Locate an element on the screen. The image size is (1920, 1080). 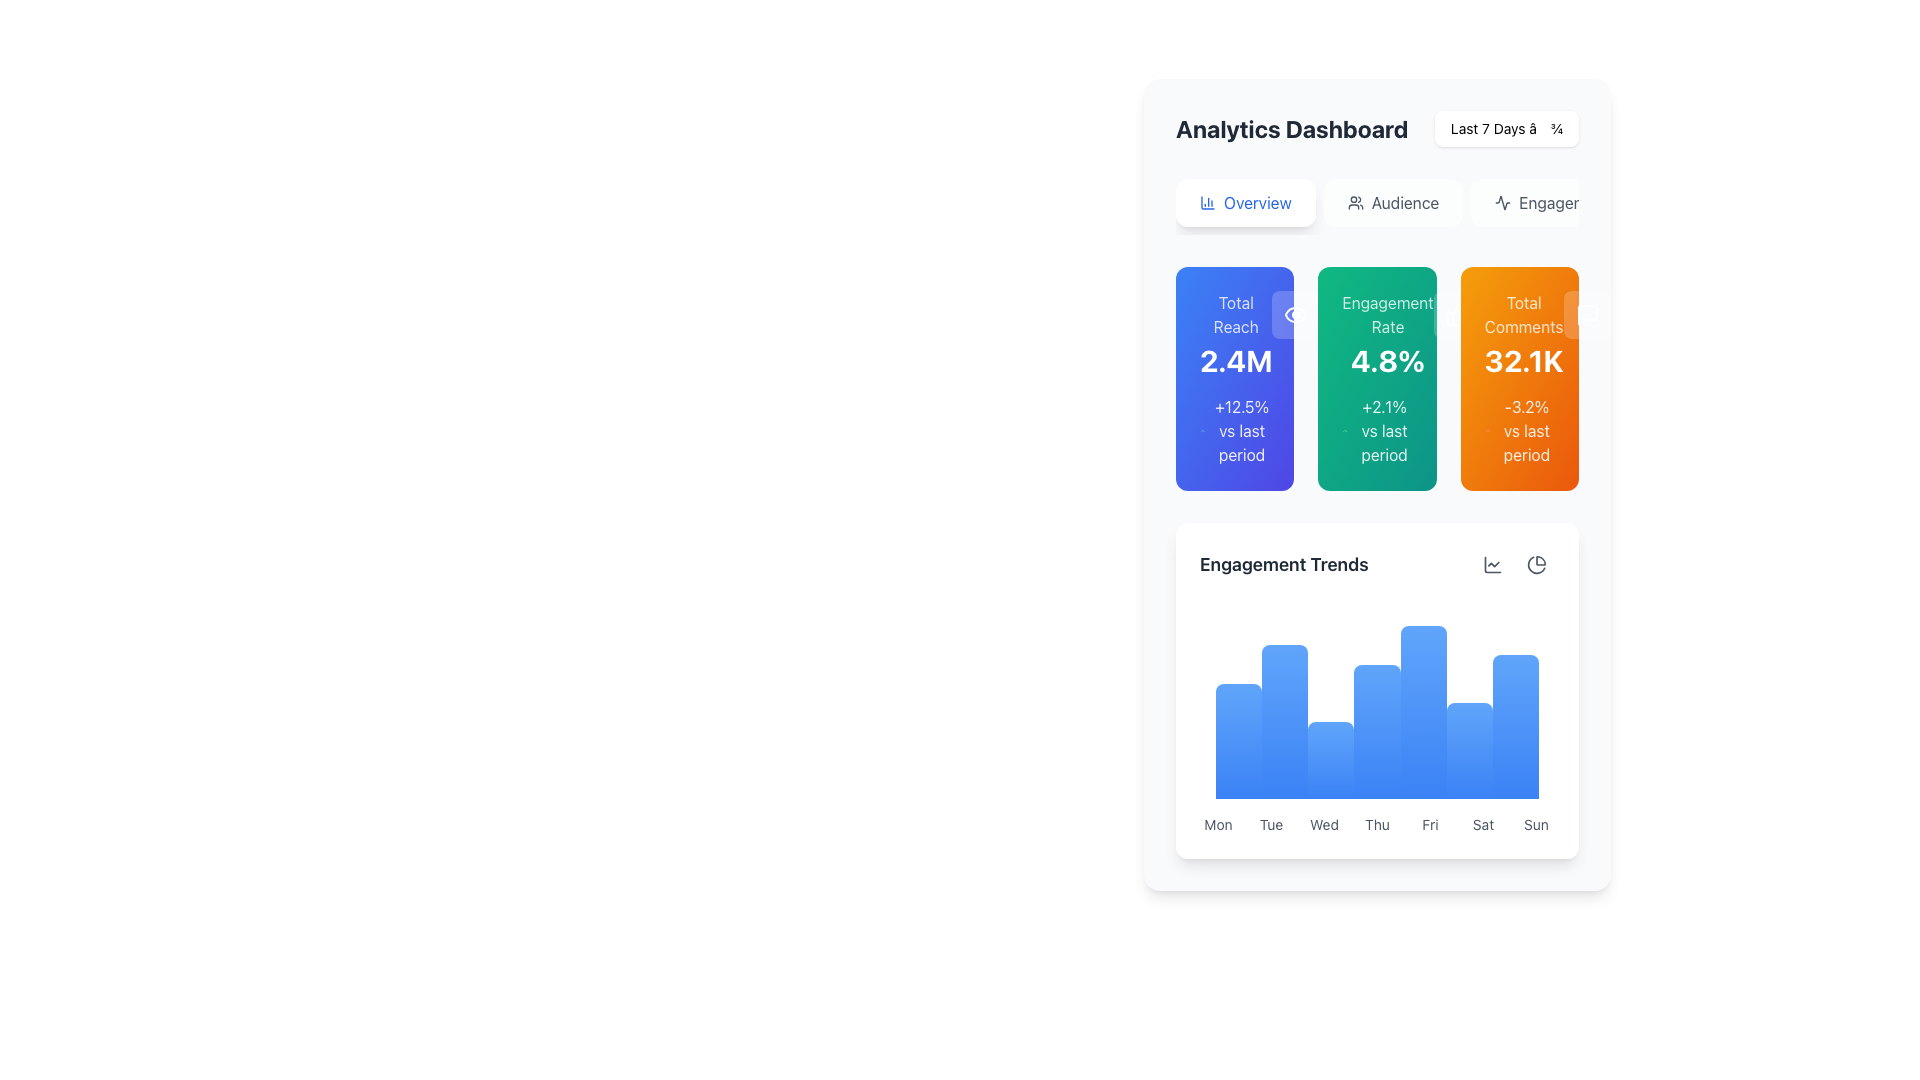
the text display component labeled 'Engagement Rate' within the green card, which shows the value '4.8%' and is located in the center of the card on the dashboard is located at coordinates (1376, 334).